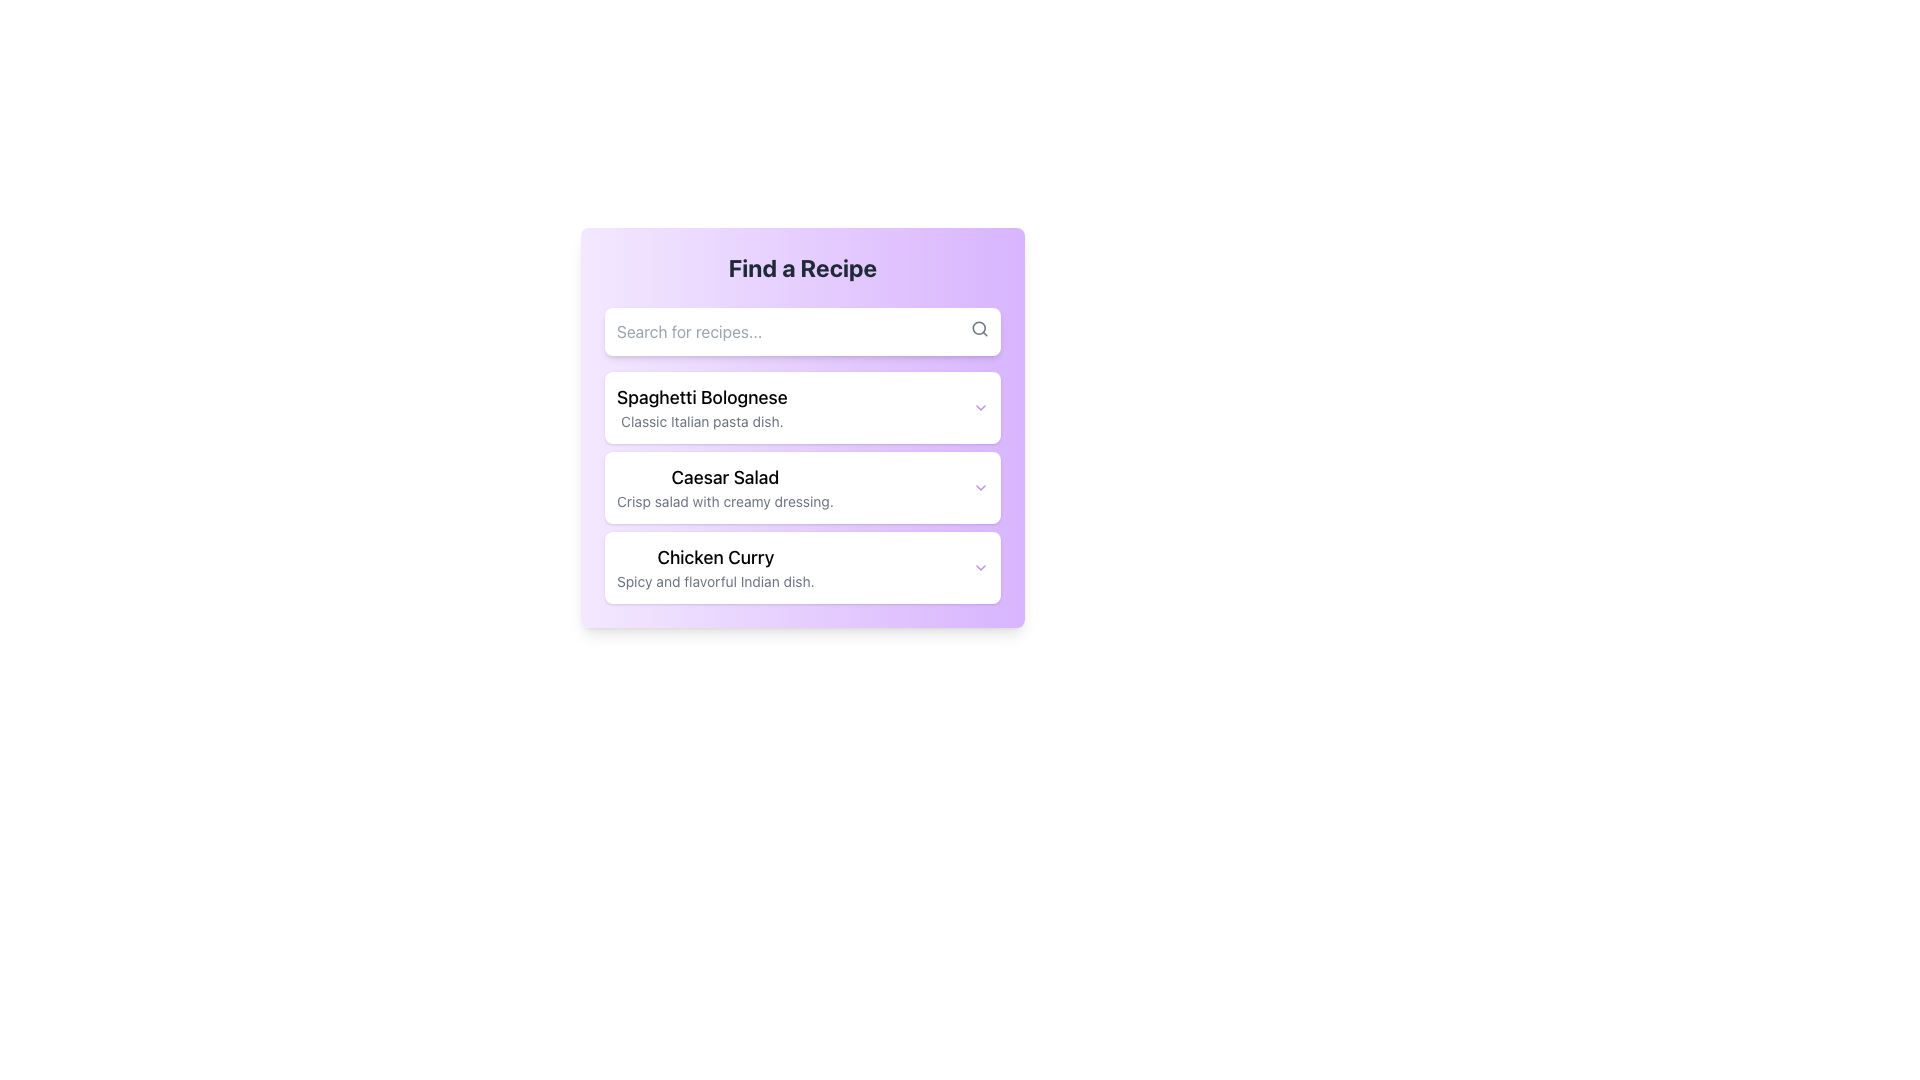 The height and width of the screenshot is (1080, 1920). Describe the element at coordinates (724, 488) in the screenshot. I see `the text block displaying 'Caesar Salad', which contains the heading in bold and a description in smaller gray text, positioned between 'Spaghetti Bolognese' and 'Chicken Curry'` at that location.